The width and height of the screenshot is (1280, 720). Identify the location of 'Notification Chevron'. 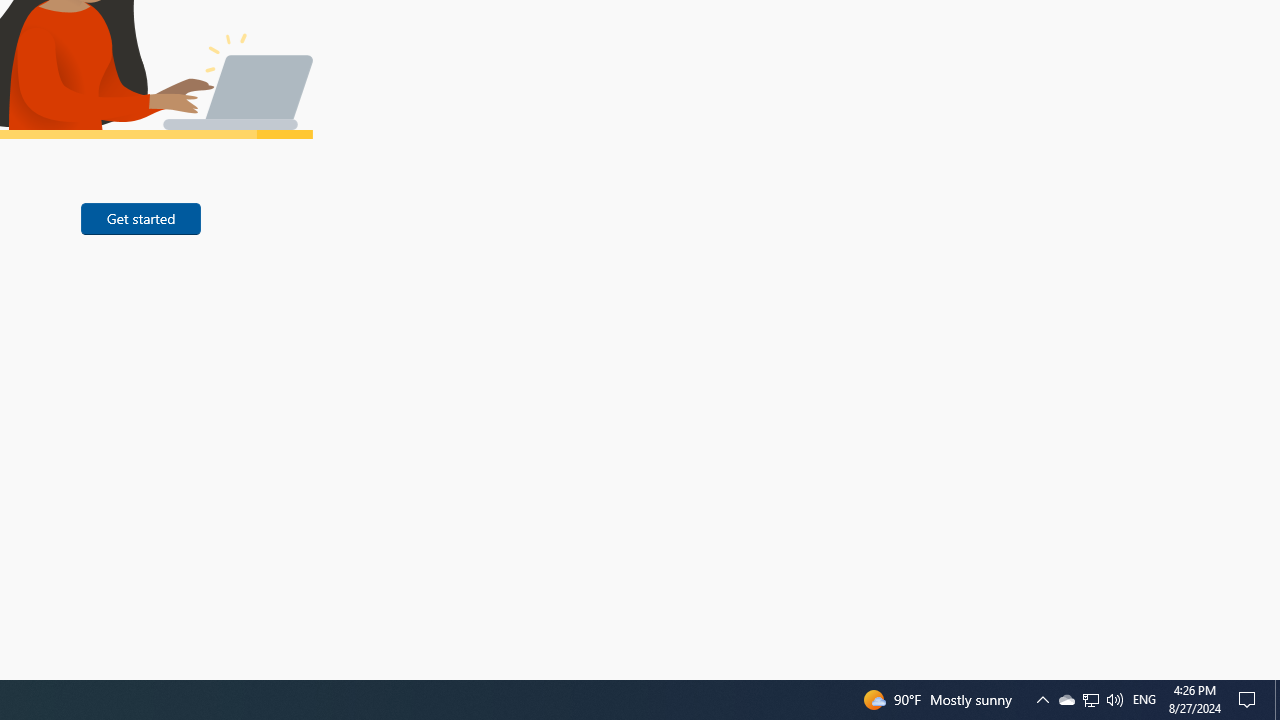
(1089, 698).